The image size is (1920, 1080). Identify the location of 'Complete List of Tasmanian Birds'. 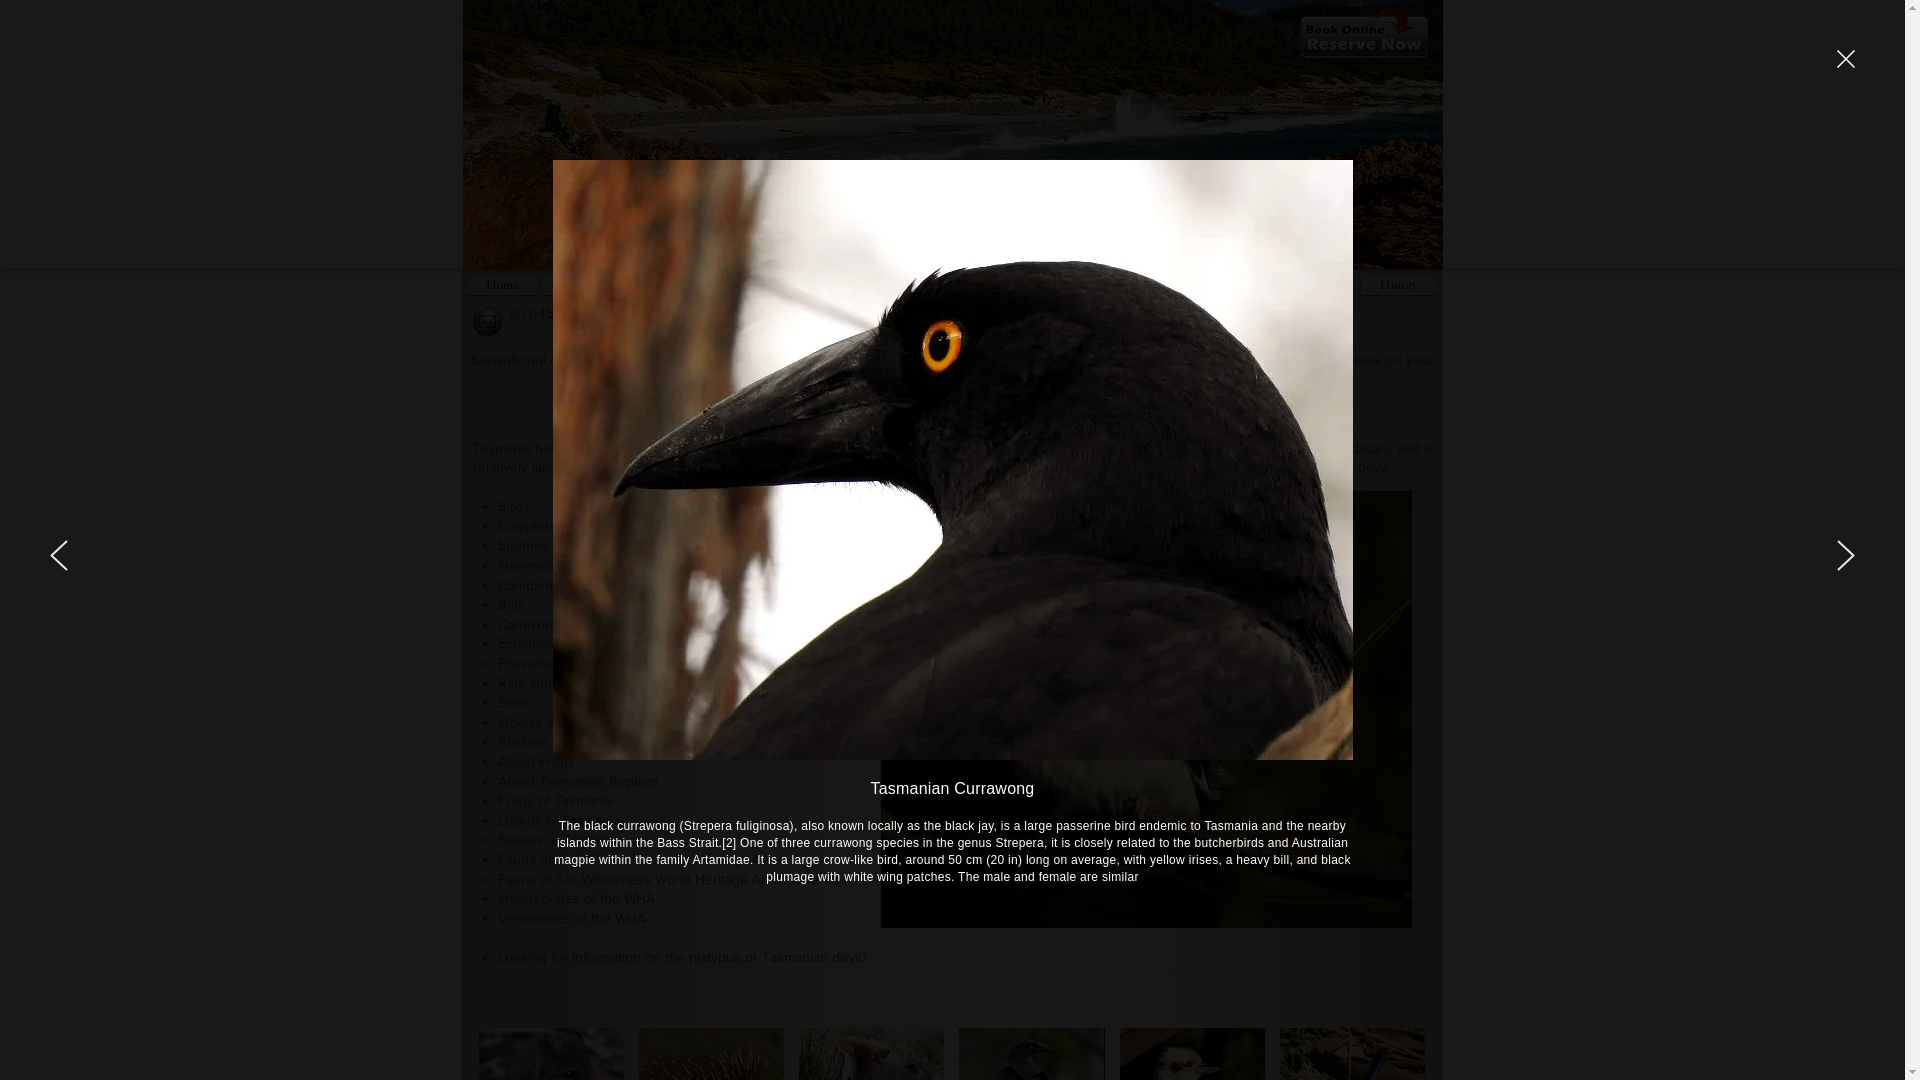
(599, 524).